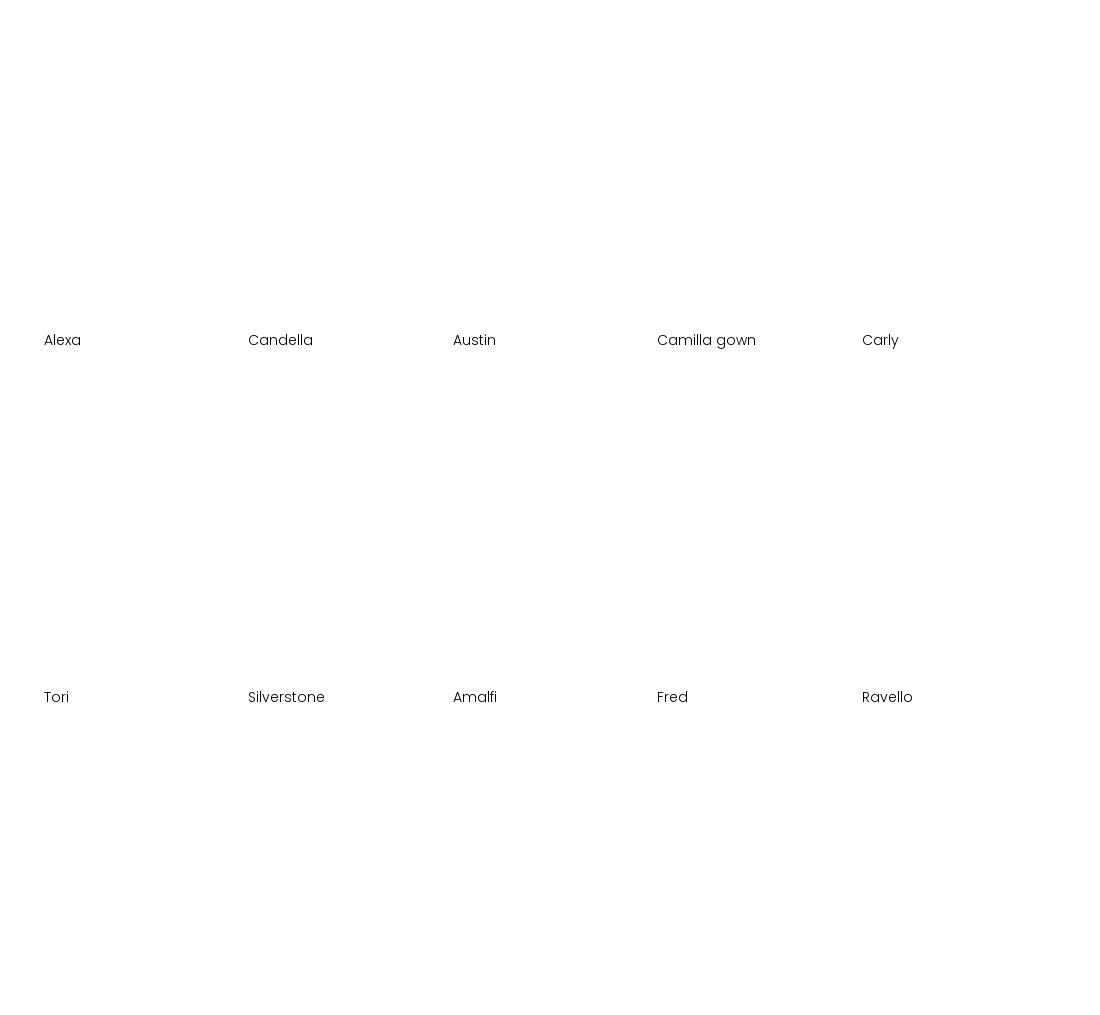 The image size is (1100, 1015). What do you see at coordinates (279, 338) in the screenshot?
I see `'Candella'` at bounding box center [279, 338].